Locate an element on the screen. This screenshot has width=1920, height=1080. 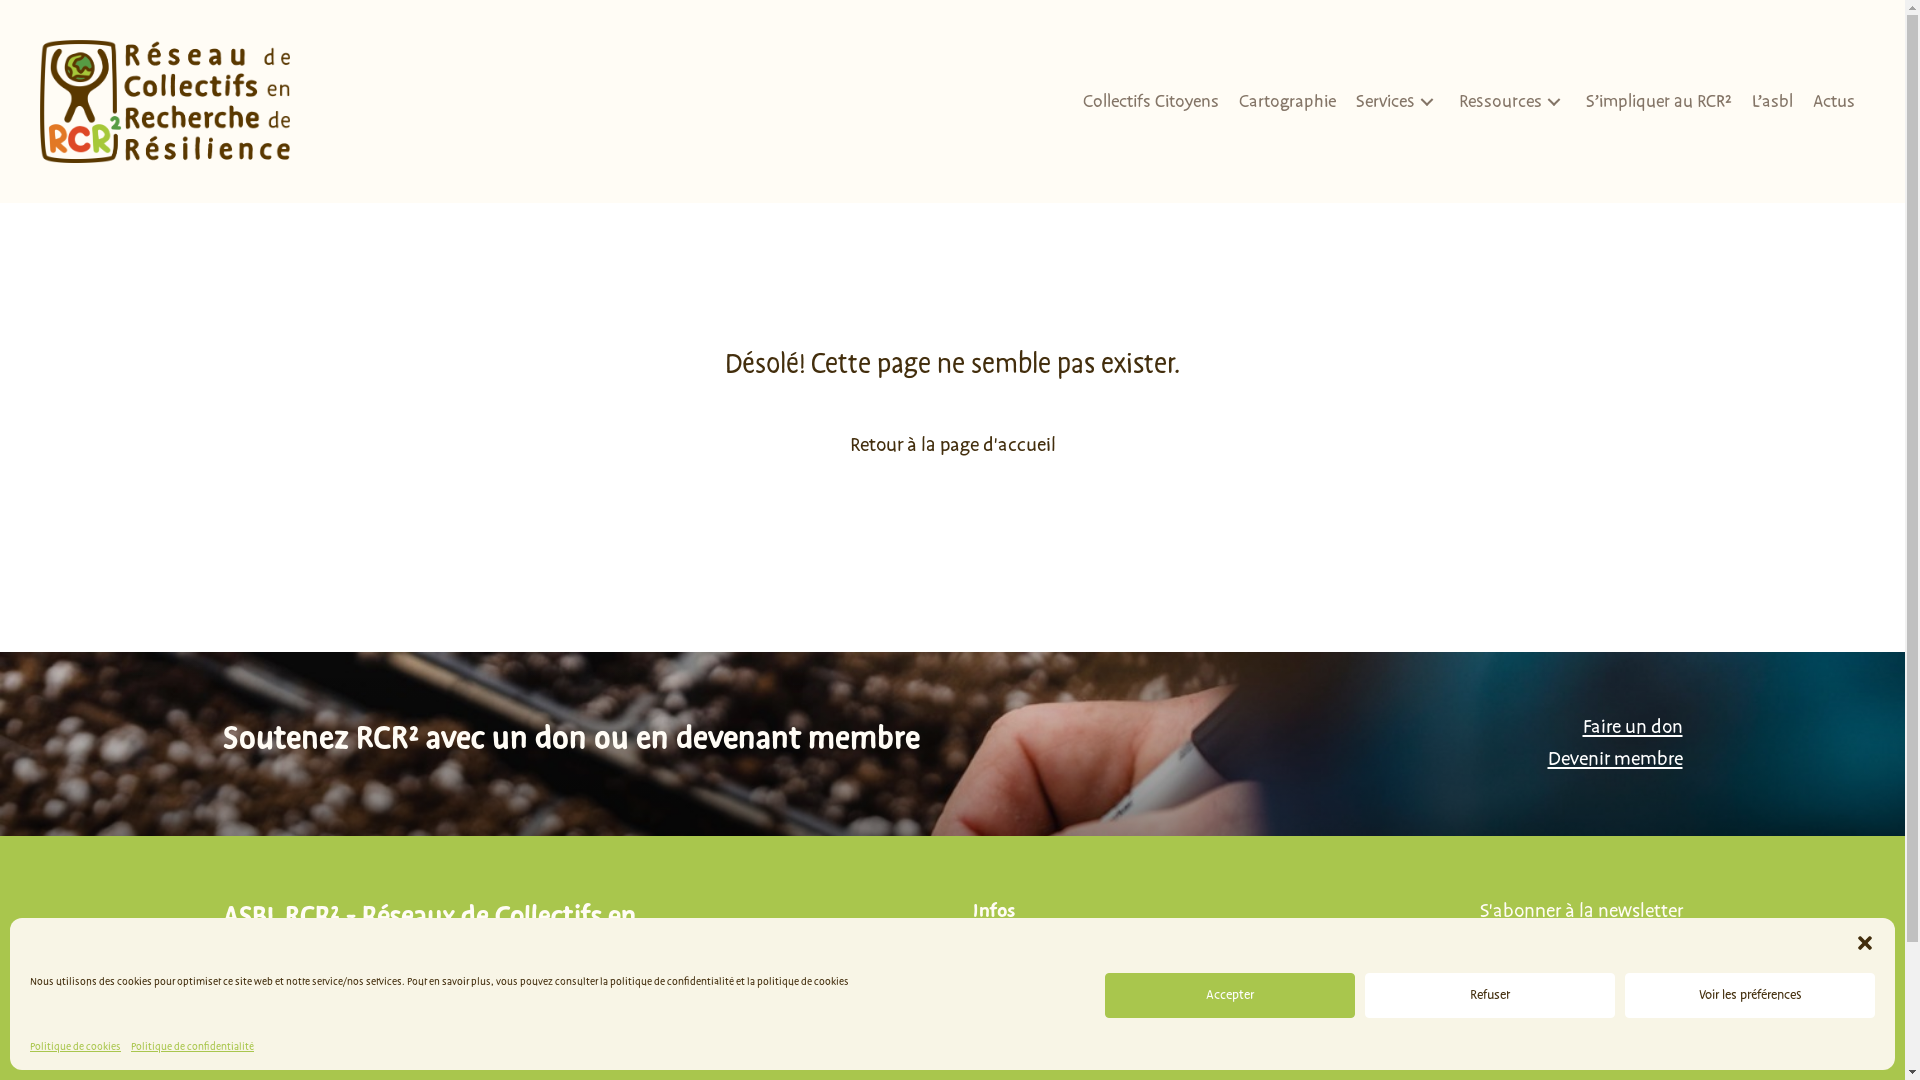
'info@asblrcr.be' is located at coordinates (1097, 983).